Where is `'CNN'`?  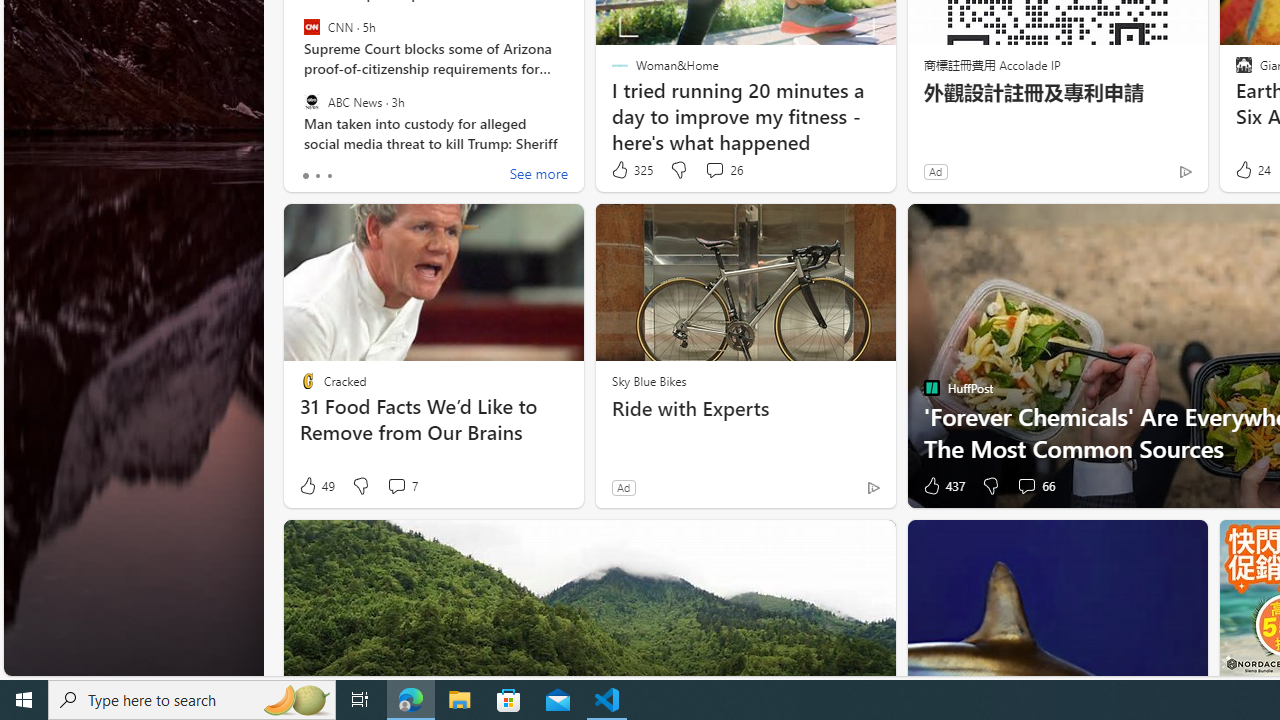
'CNN' is located at coordinates (310, 27).